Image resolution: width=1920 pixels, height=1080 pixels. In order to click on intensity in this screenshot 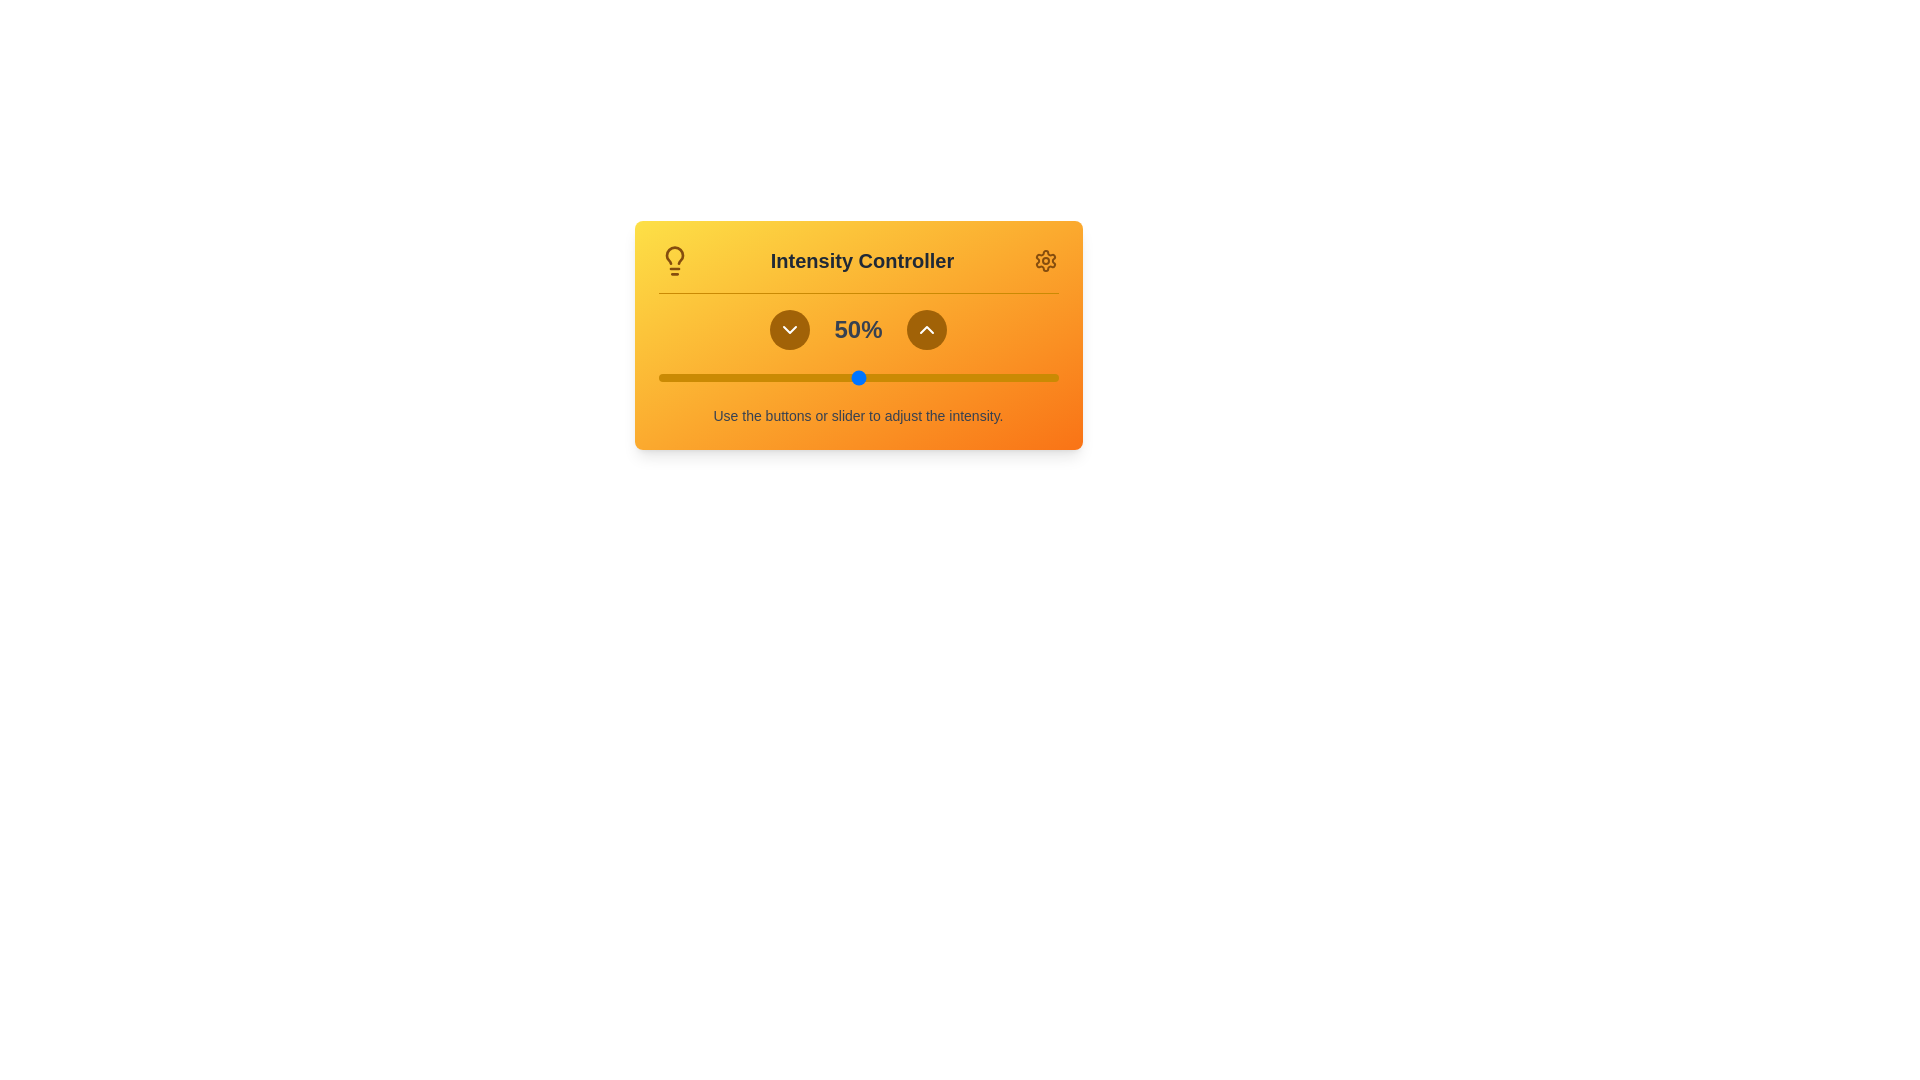, I will do `click(846, 378)`.